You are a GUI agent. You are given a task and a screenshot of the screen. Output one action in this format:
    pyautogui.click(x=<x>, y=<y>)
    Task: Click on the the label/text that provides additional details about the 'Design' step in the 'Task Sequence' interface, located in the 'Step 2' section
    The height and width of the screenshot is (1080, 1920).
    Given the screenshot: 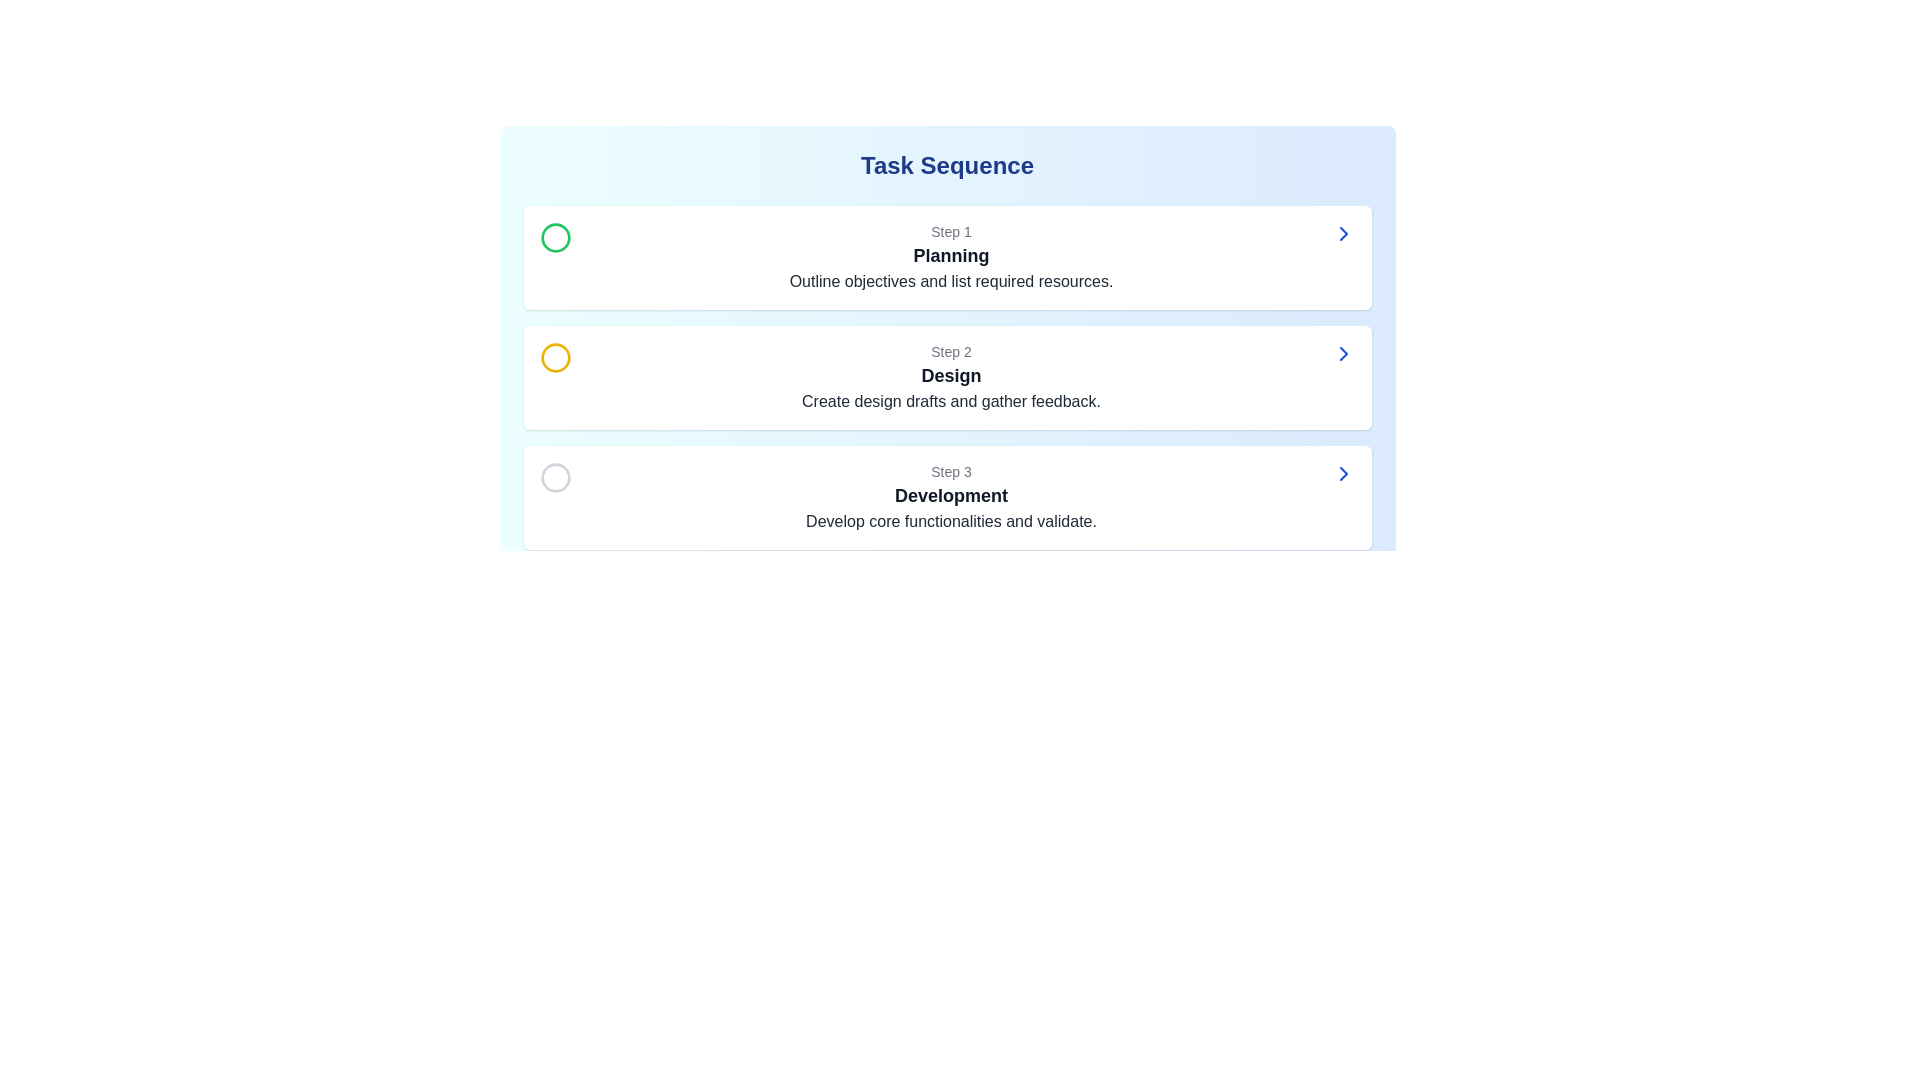 What is the action you would take?
    pyautogui.click(x=950, y=401)
    